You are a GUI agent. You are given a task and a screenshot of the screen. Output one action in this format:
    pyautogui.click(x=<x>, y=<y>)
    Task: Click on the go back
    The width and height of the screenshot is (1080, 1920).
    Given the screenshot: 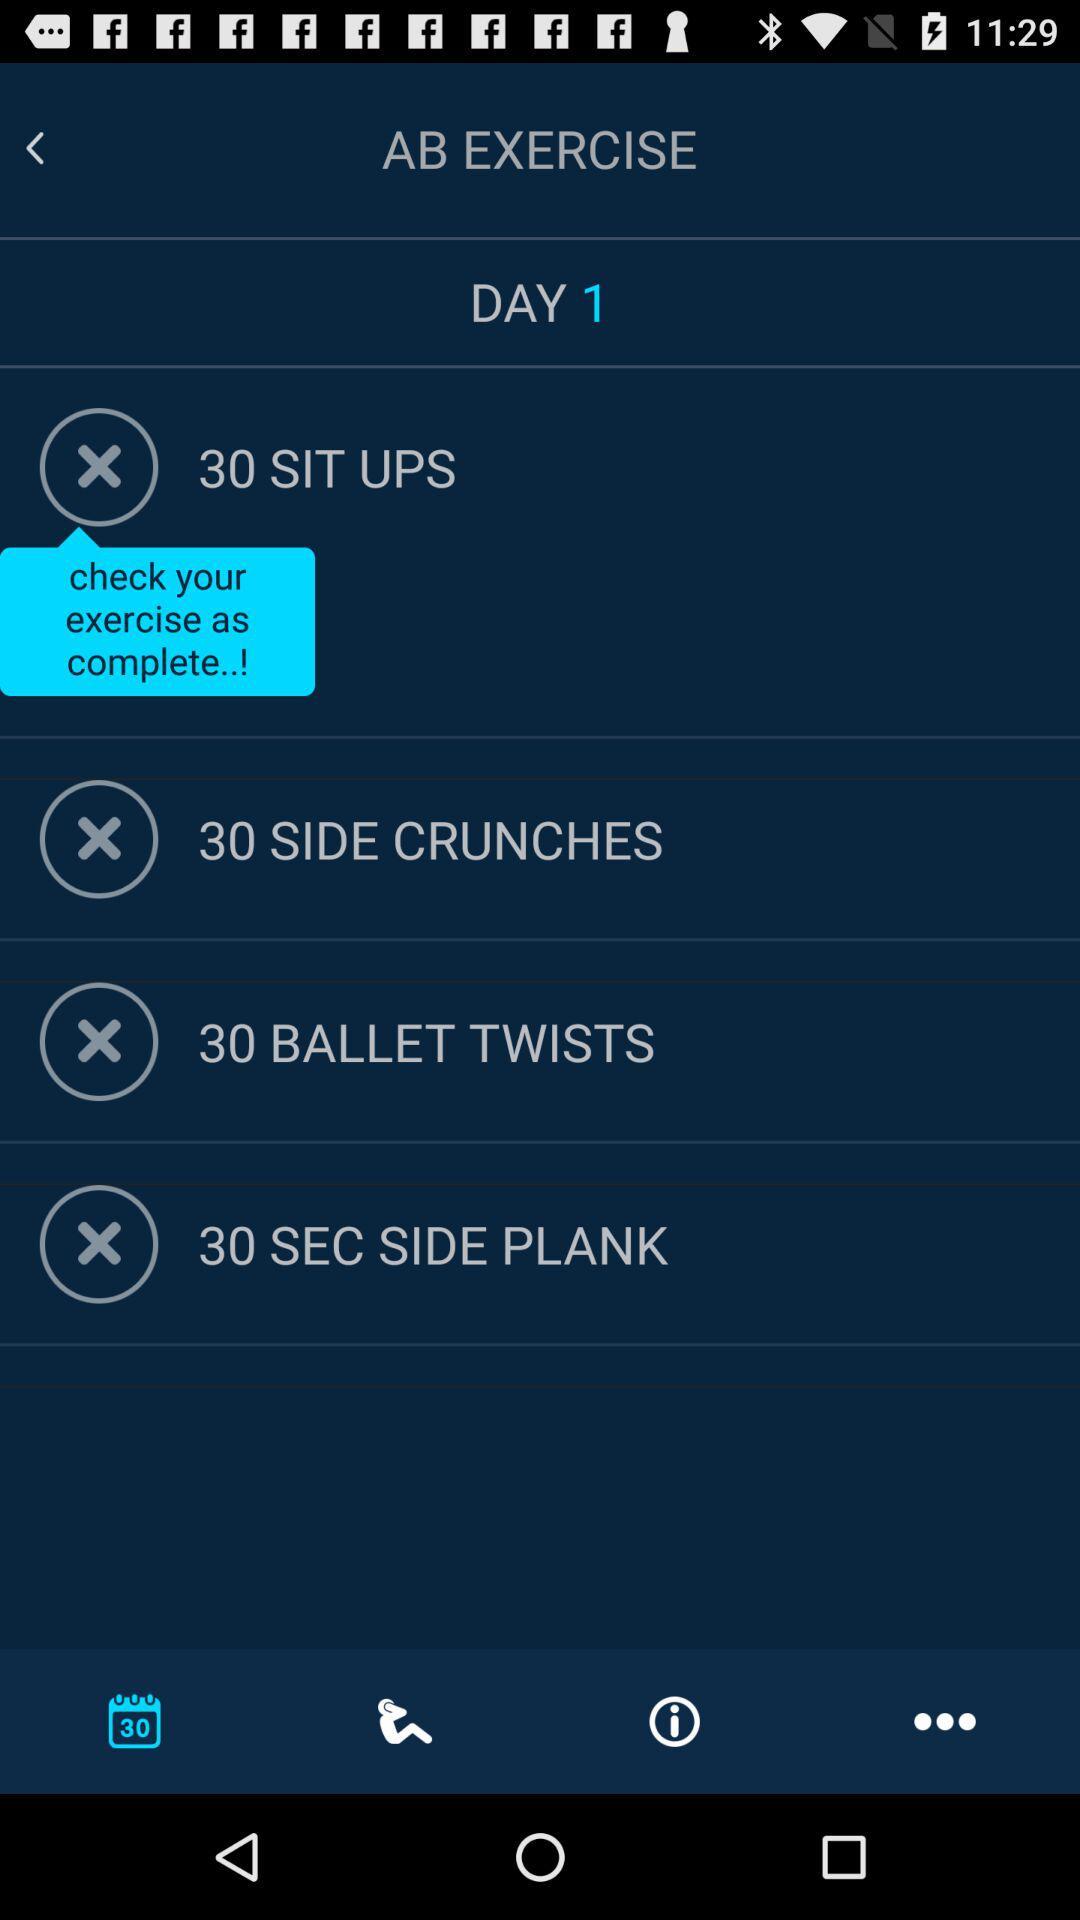 What is the action you would take?
    pyautogui.click(x=58, y=147)
    